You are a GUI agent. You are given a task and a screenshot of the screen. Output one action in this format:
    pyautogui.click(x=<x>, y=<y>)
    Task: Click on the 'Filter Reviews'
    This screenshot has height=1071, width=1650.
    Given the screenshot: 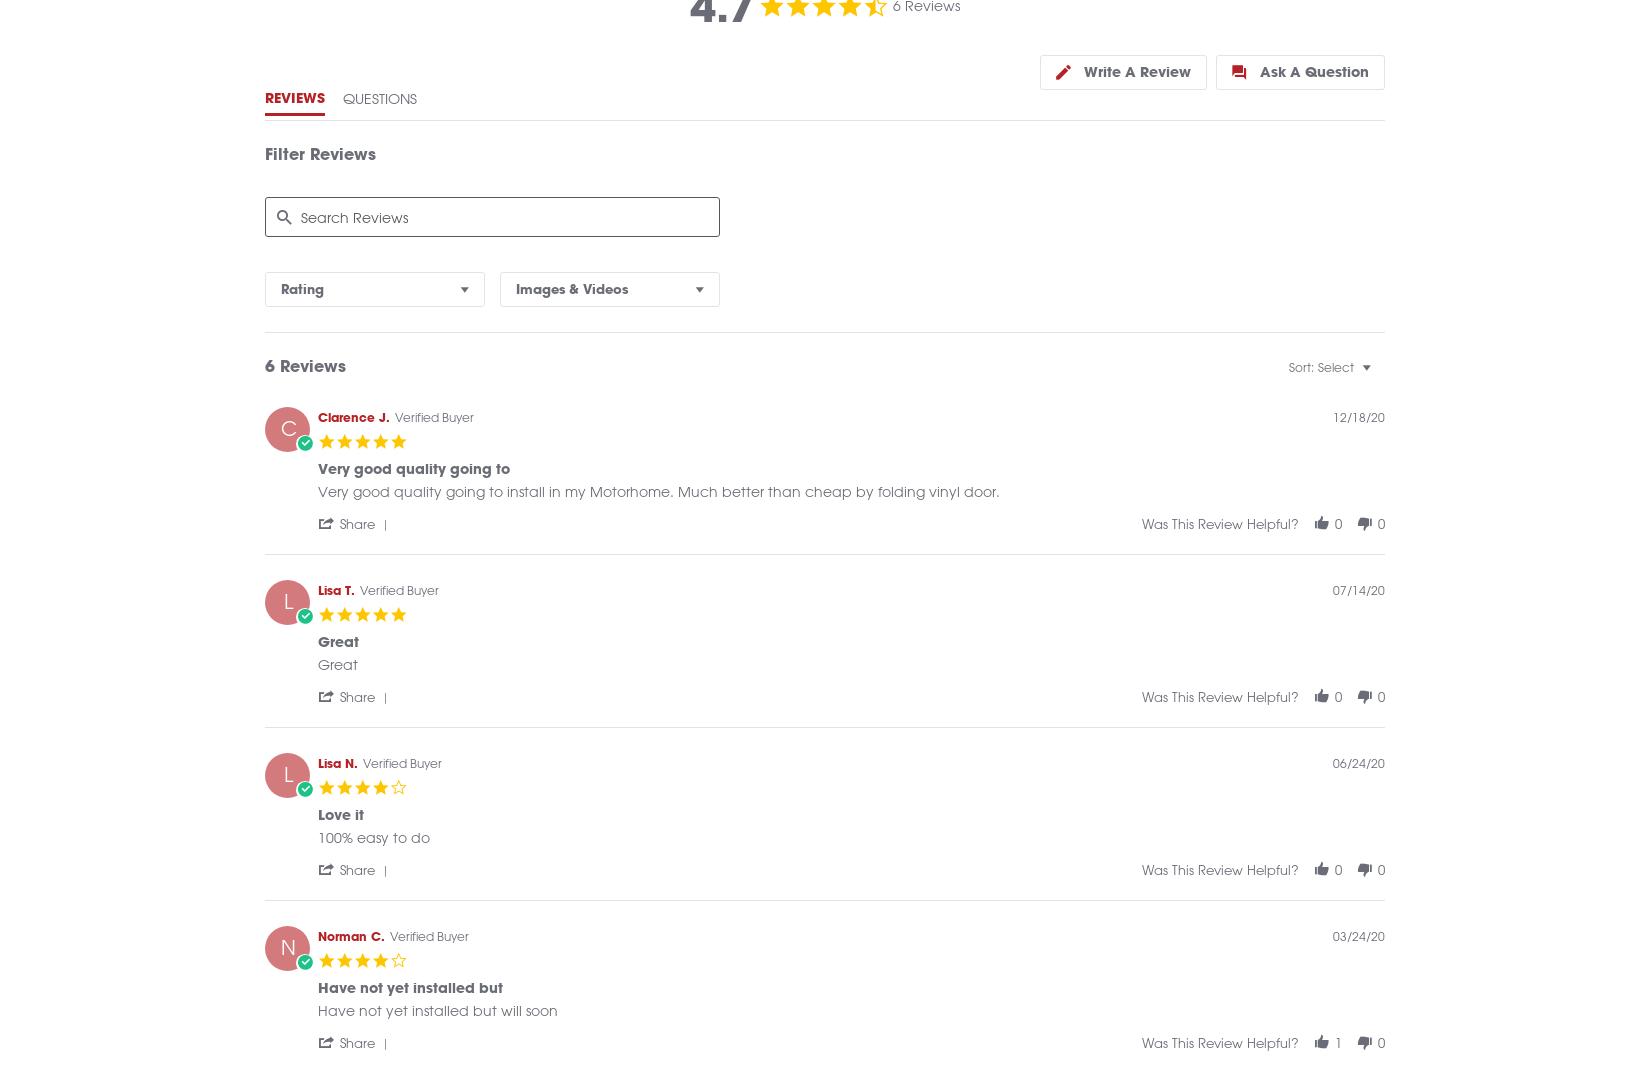 What is the action you would take?
    pyautogui.click(x=320, y=174)
    